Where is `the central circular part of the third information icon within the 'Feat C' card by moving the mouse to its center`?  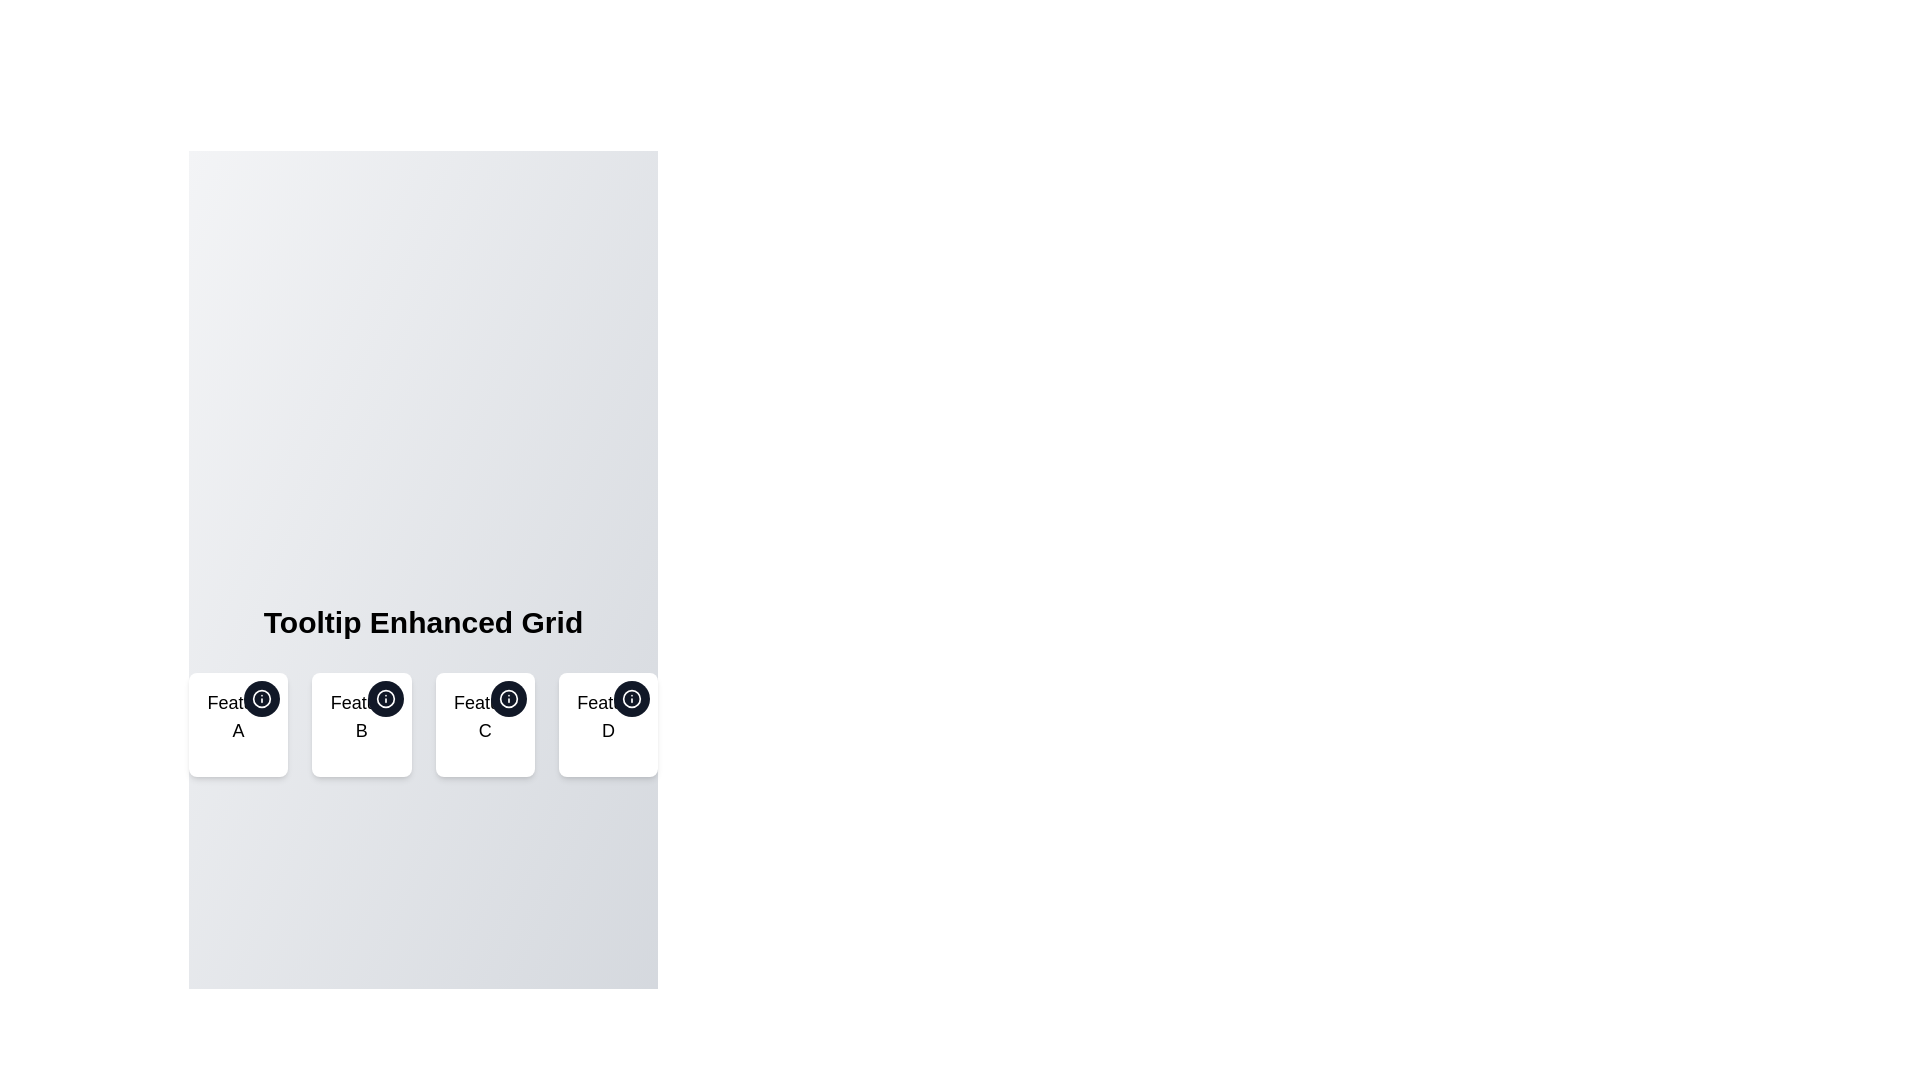
the central circular part of the third information icon within the 'Feat C' card by moving the mouse to its center is located at coordinates (508, 697).